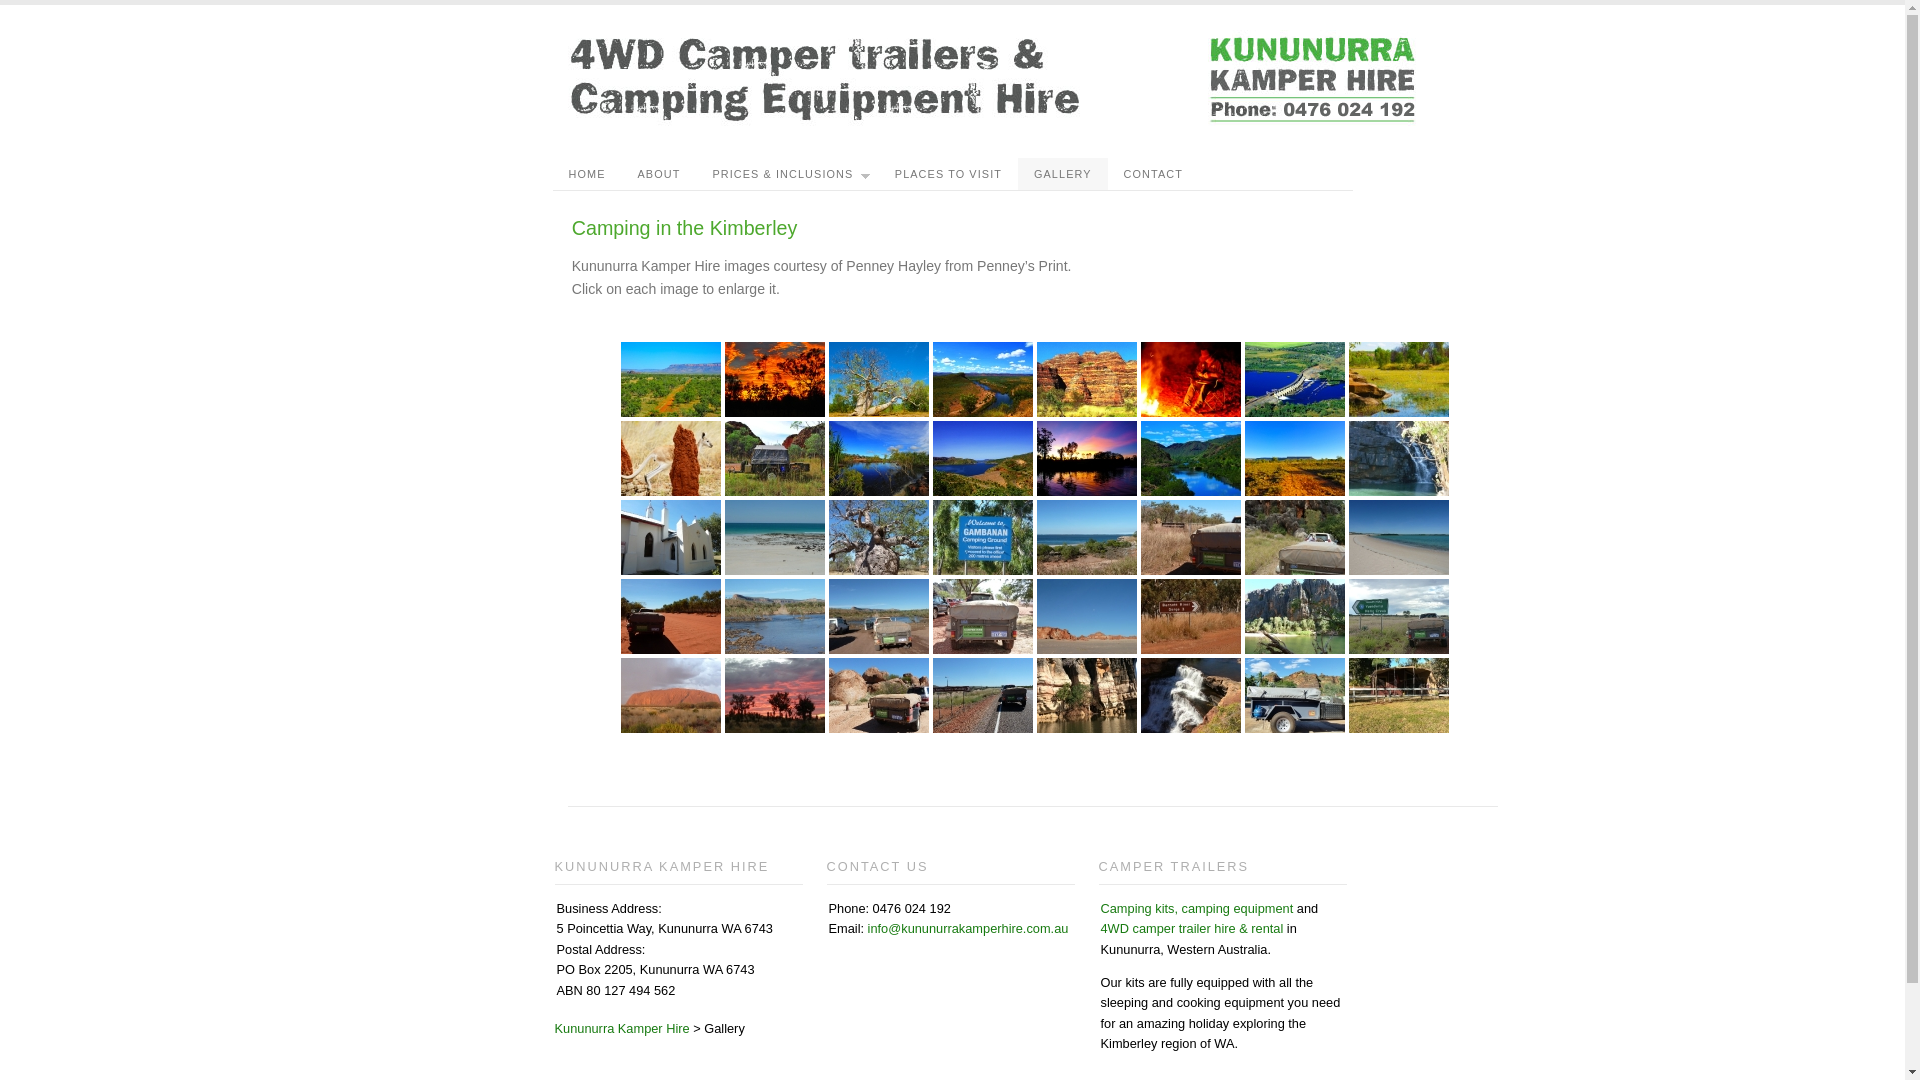 The width and height of the screenshot is (1920, 1080). What do you see at coordinates (658, 172) in the screenshot?
I see `'ABOUT'` at bounding box center [658, 172].